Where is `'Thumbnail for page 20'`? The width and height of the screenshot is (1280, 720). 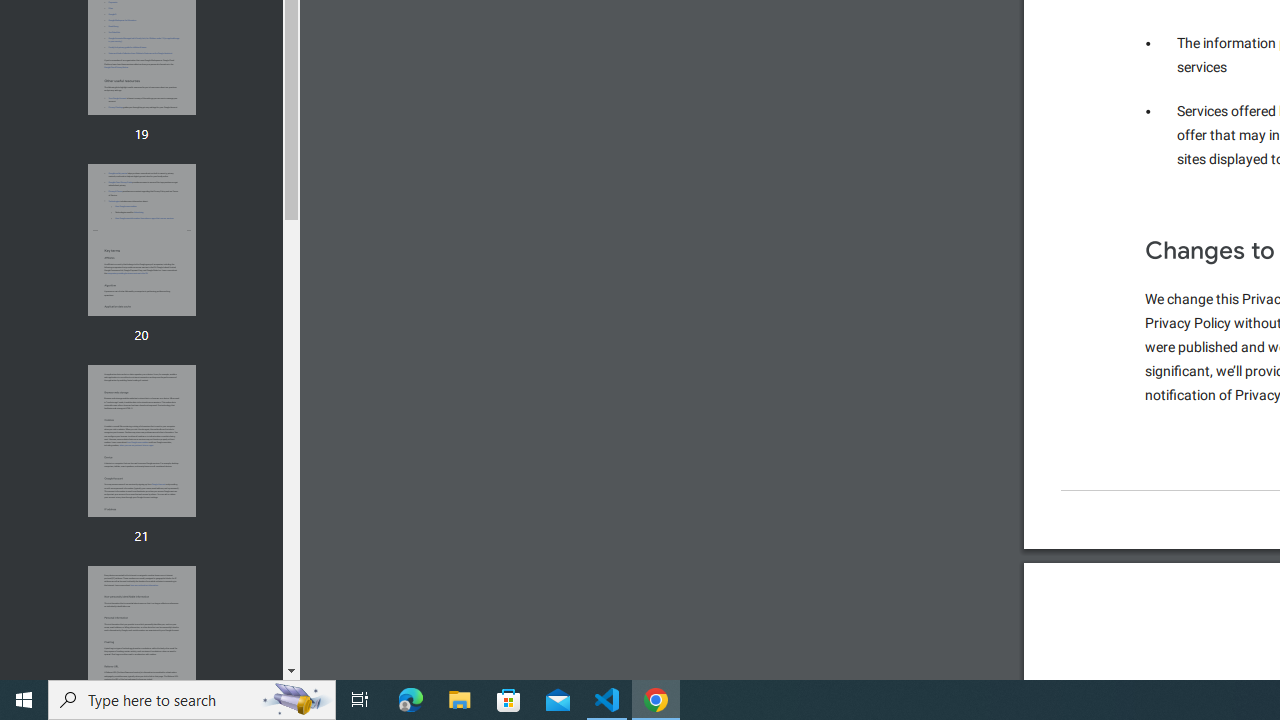
'Thumbnail for page 20' is located at coordinates (140, 239).